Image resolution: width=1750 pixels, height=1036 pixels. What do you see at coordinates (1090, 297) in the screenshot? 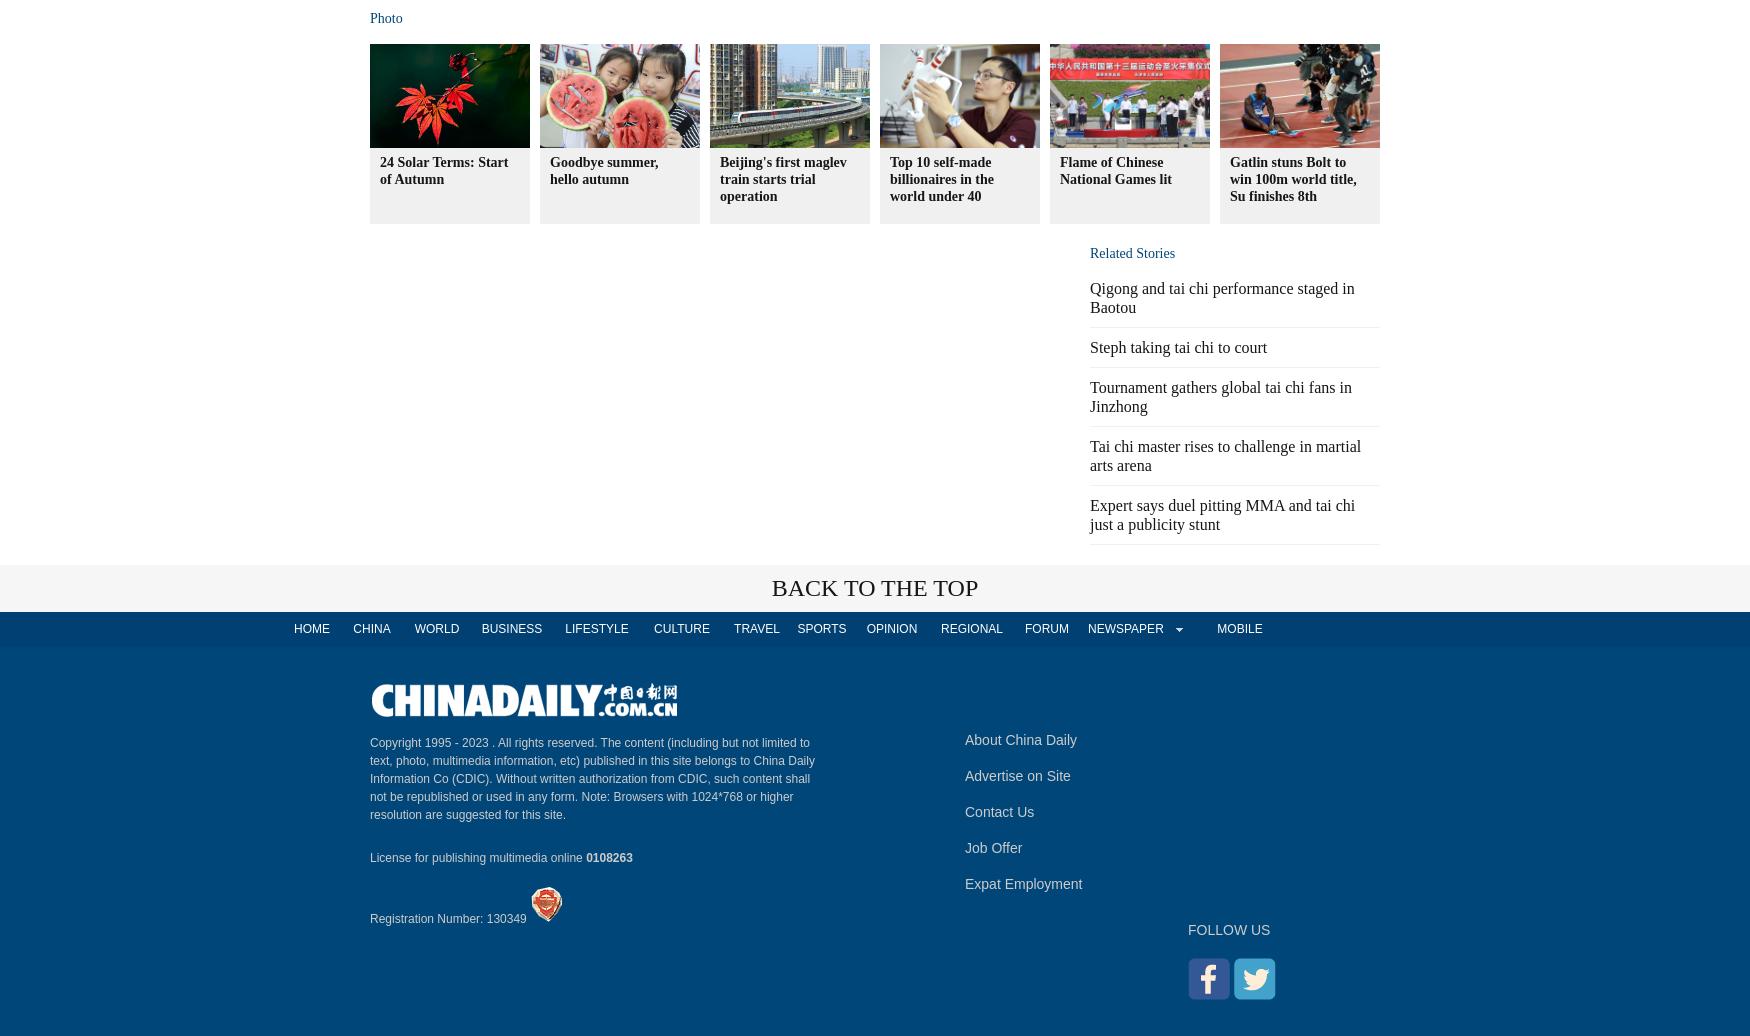
I see `'Qigong and tai chi performance staged in Baotou'` at bounding box center [1090, 297].